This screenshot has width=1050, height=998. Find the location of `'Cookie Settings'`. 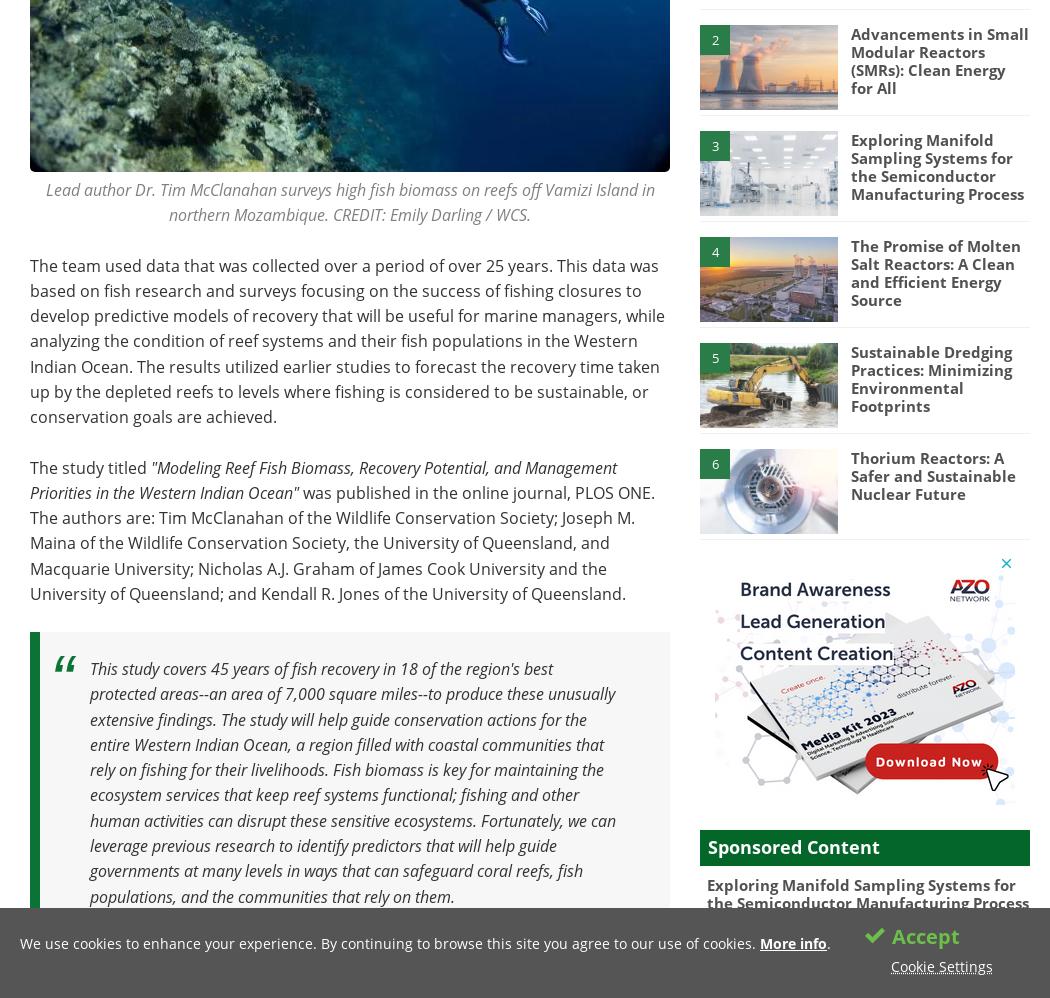

'Cookie Settings' is located at coordinates (890, 965).